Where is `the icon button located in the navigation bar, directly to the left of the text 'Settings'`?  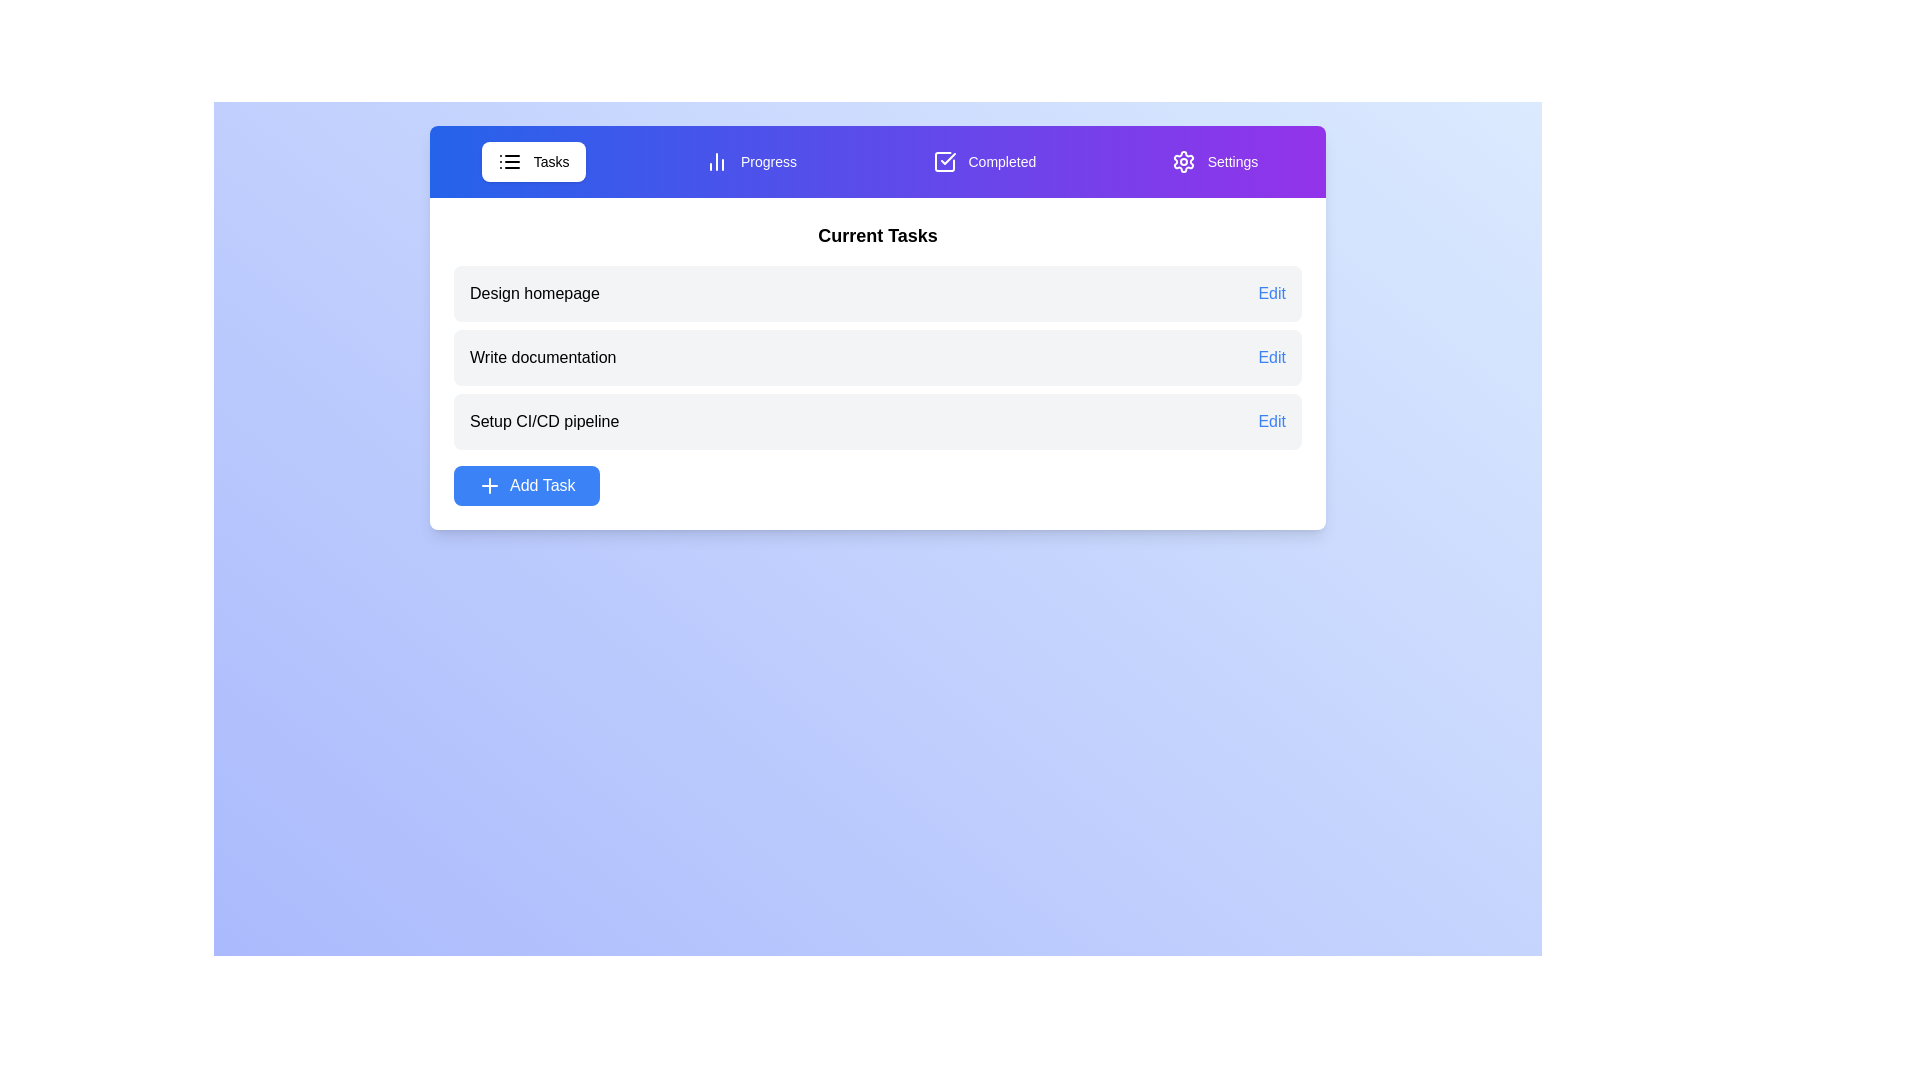 the icon button located in the navigation bar, directly to the left of the text 'Settings' is located at coordinates (1183, 161).